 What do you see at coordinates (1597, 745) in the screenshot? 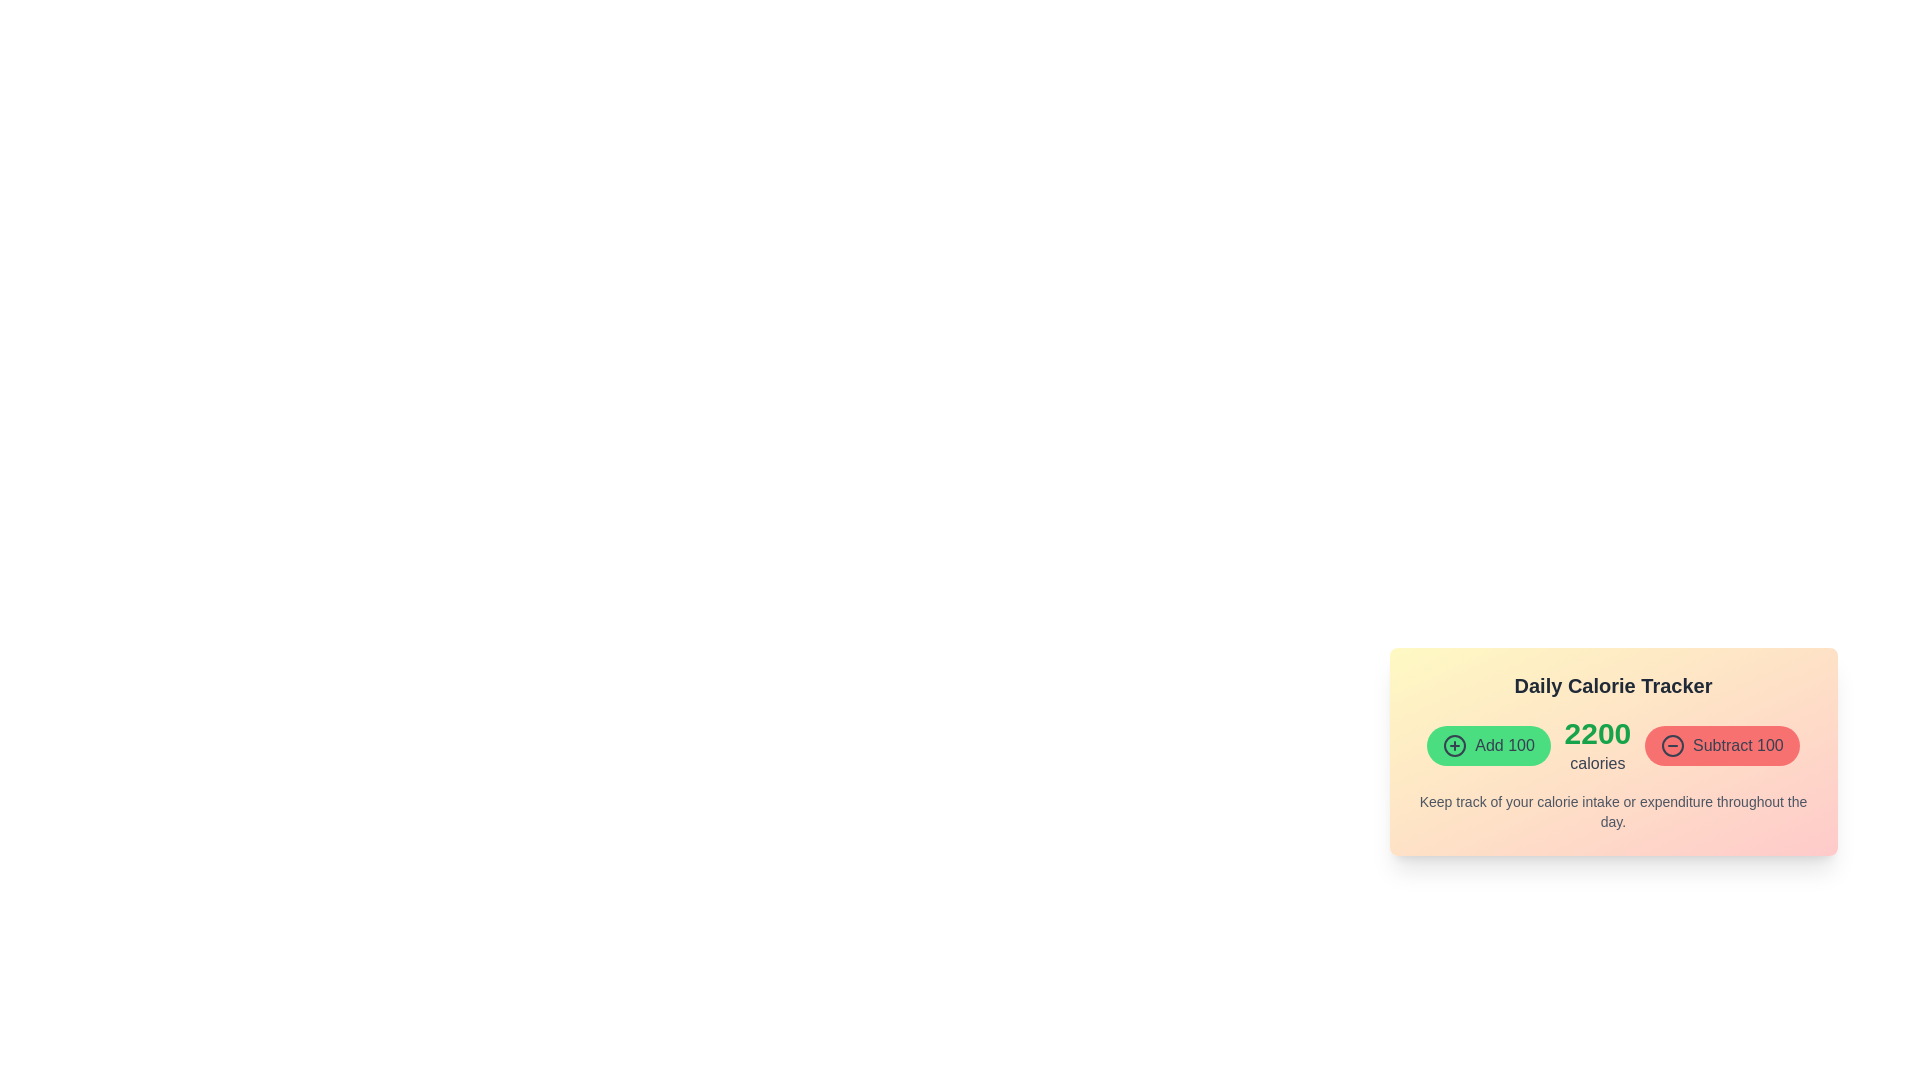
I see `the label displaying '2200 calories' in large, bold, green text, which is positioned between the 'Add 100' green button and the 'Subtract 100' red button in the Daily Calorie Tracker section` at bounding box center [1597, 745].